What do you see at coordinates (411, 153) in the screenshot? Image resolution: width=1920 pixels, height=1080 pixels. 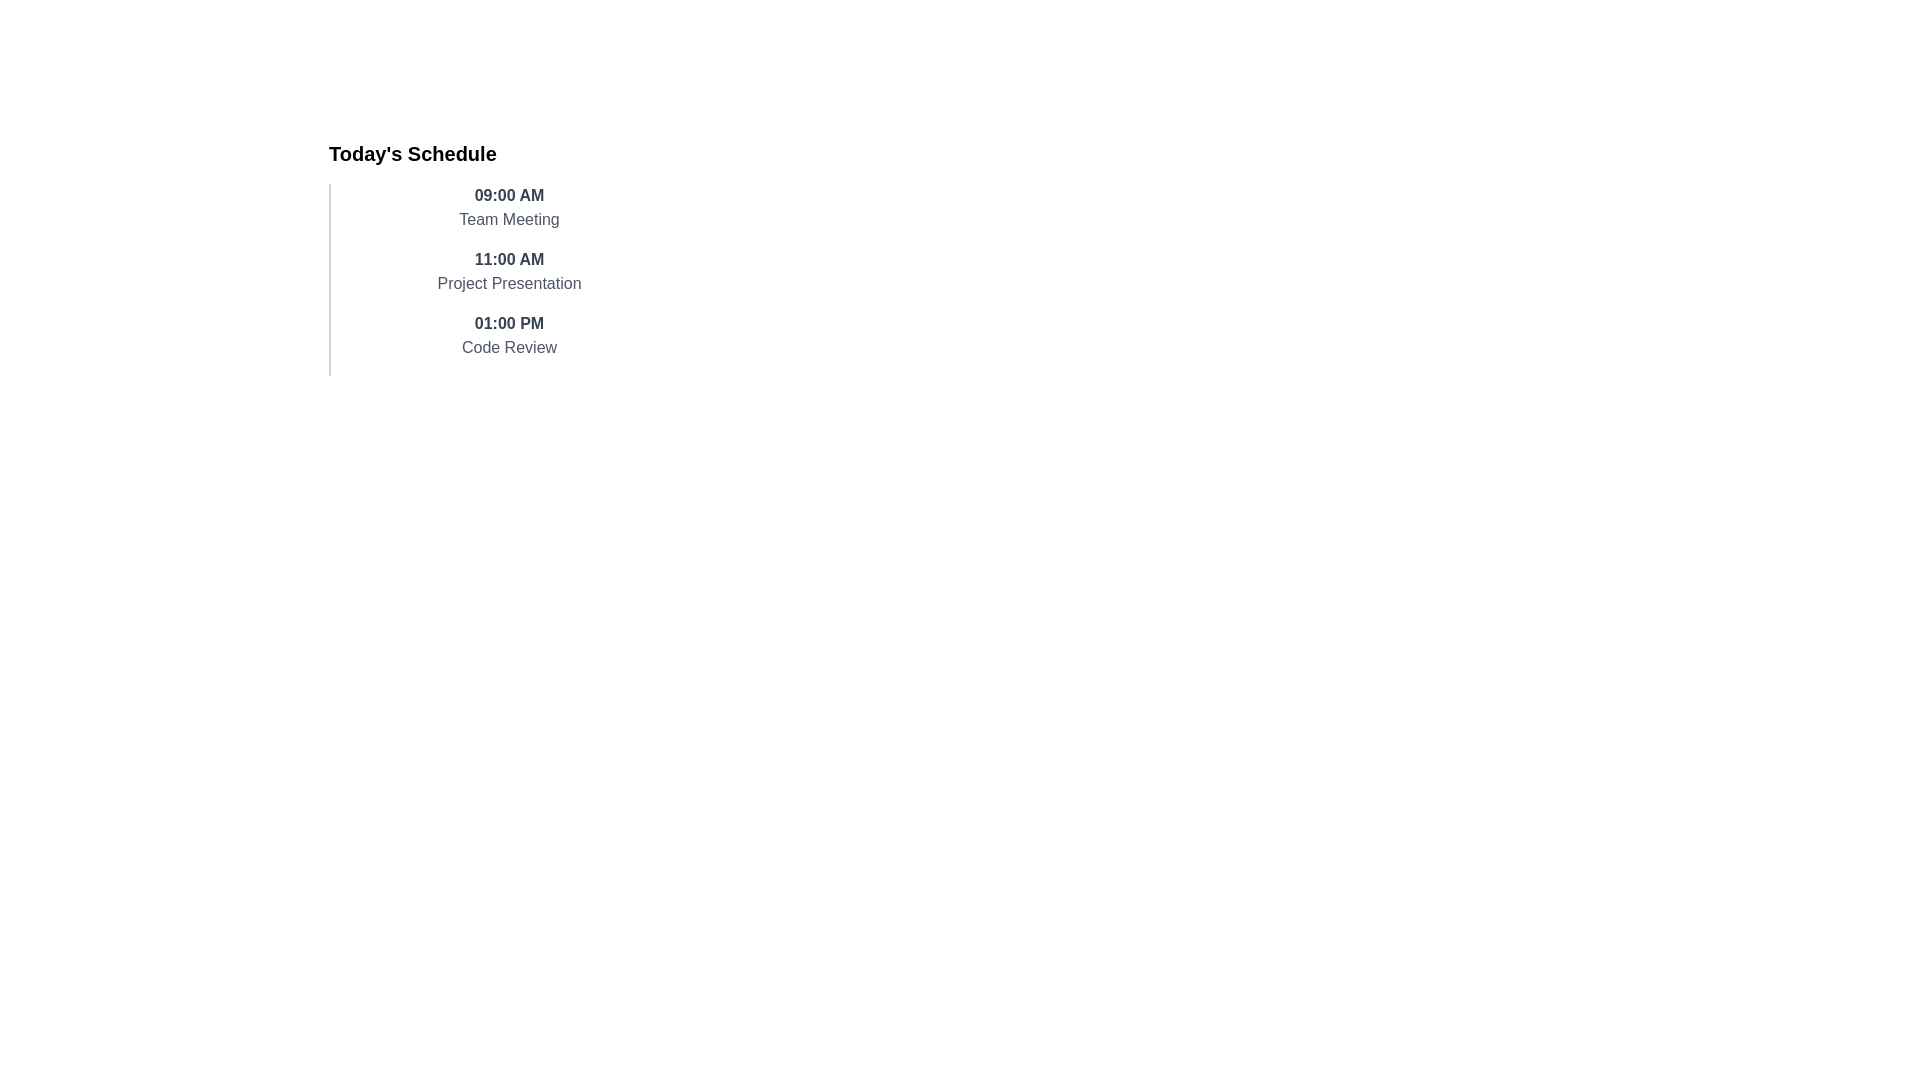 I see `the bold text label displaying 'Today's Schedule', which serves as the header for the list of scheduled events` at bounding box center [411, 153].